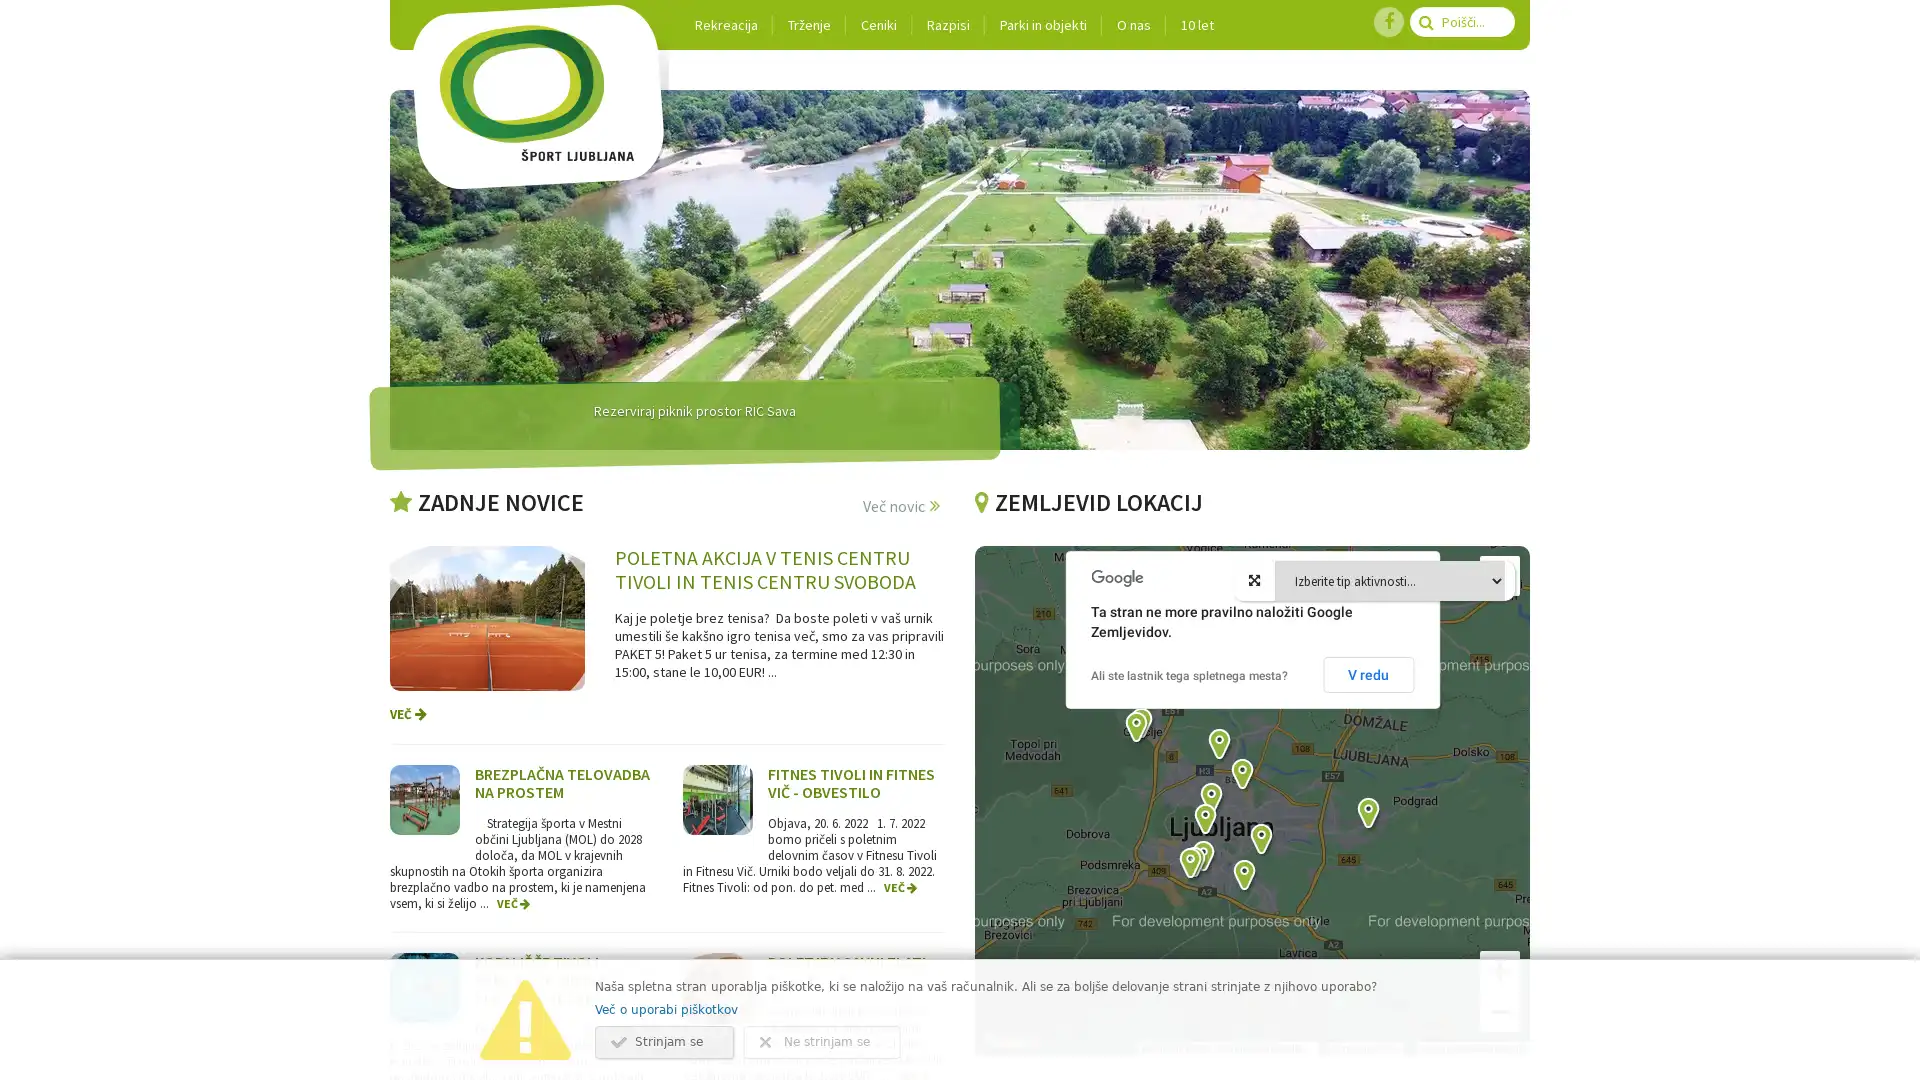 This screenshot has height=1080, width=1920. I want to click on Kako do nas?, so click(1150, 749).